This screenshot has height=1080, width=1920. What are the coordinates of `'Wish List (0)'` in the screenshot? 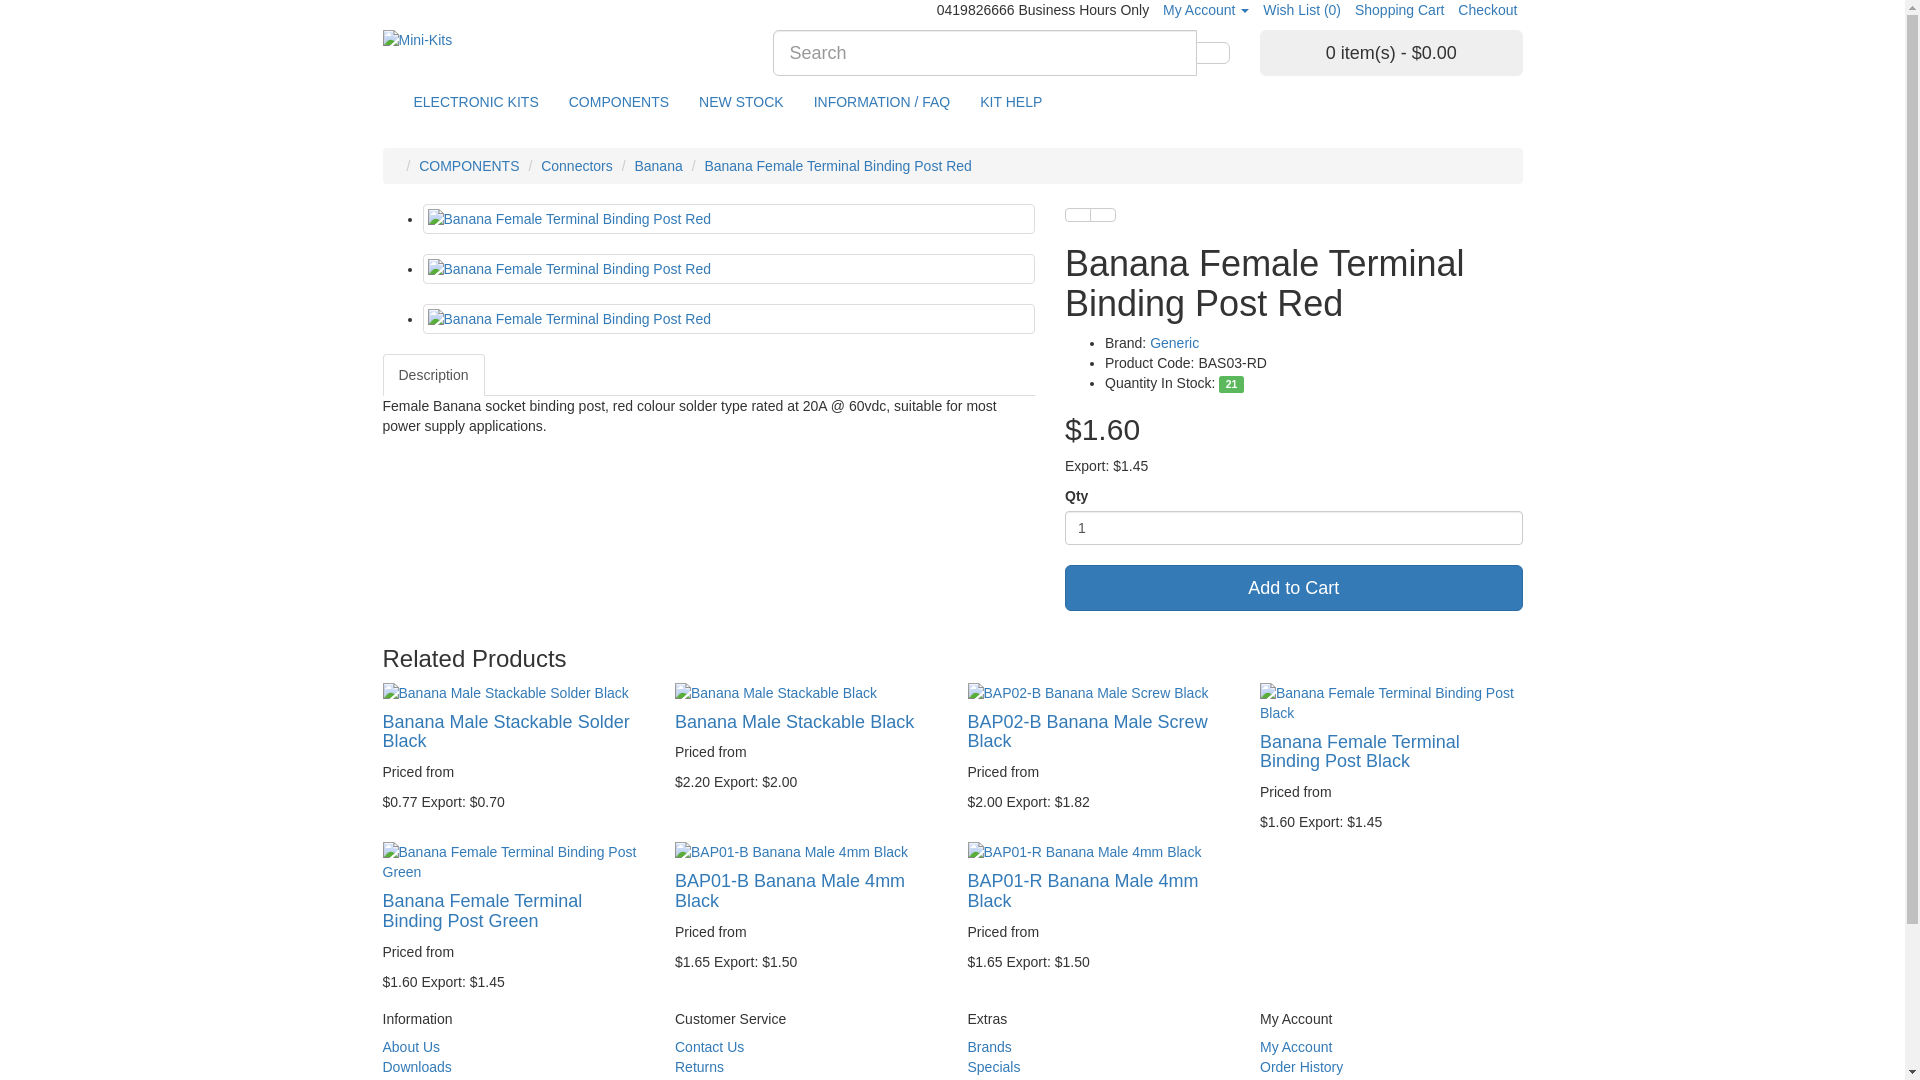 It's located at (1301, 10).